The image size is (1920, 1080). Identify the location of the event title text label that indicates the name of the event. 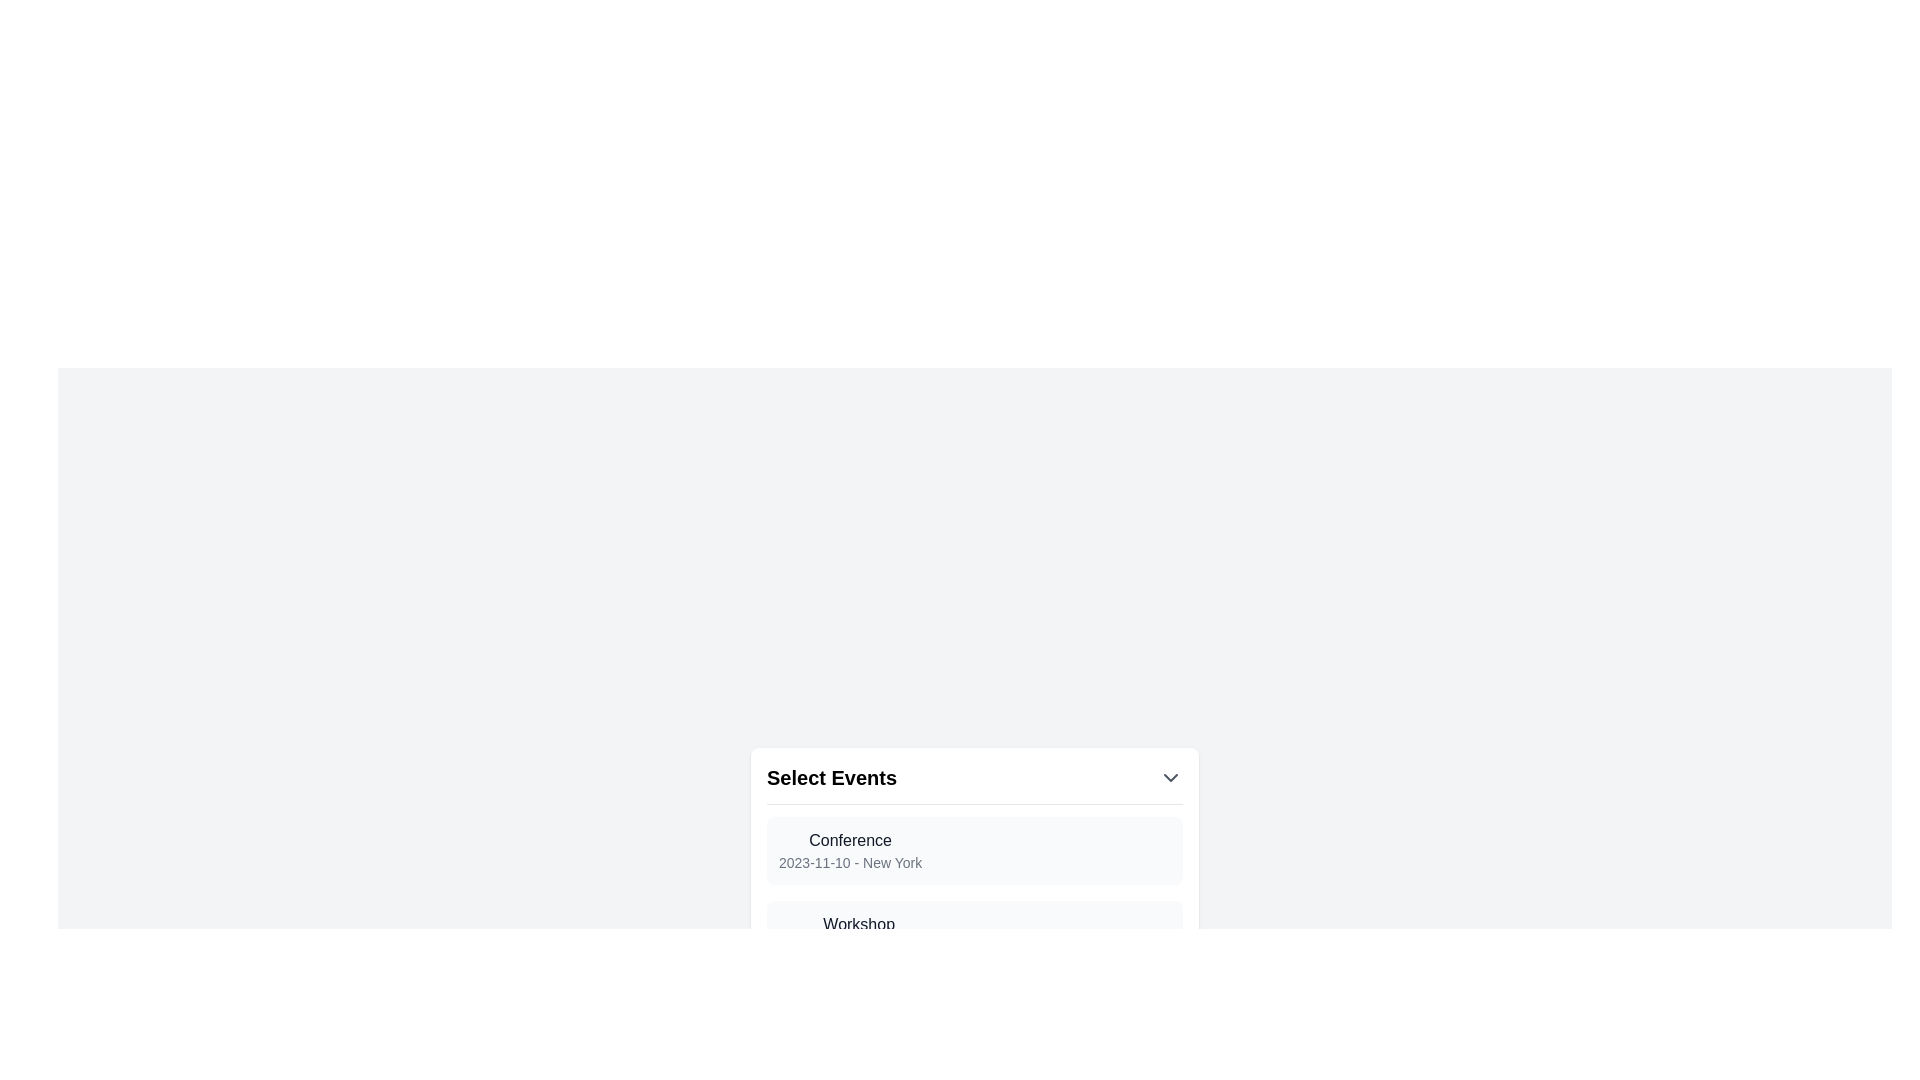
(850, 840).